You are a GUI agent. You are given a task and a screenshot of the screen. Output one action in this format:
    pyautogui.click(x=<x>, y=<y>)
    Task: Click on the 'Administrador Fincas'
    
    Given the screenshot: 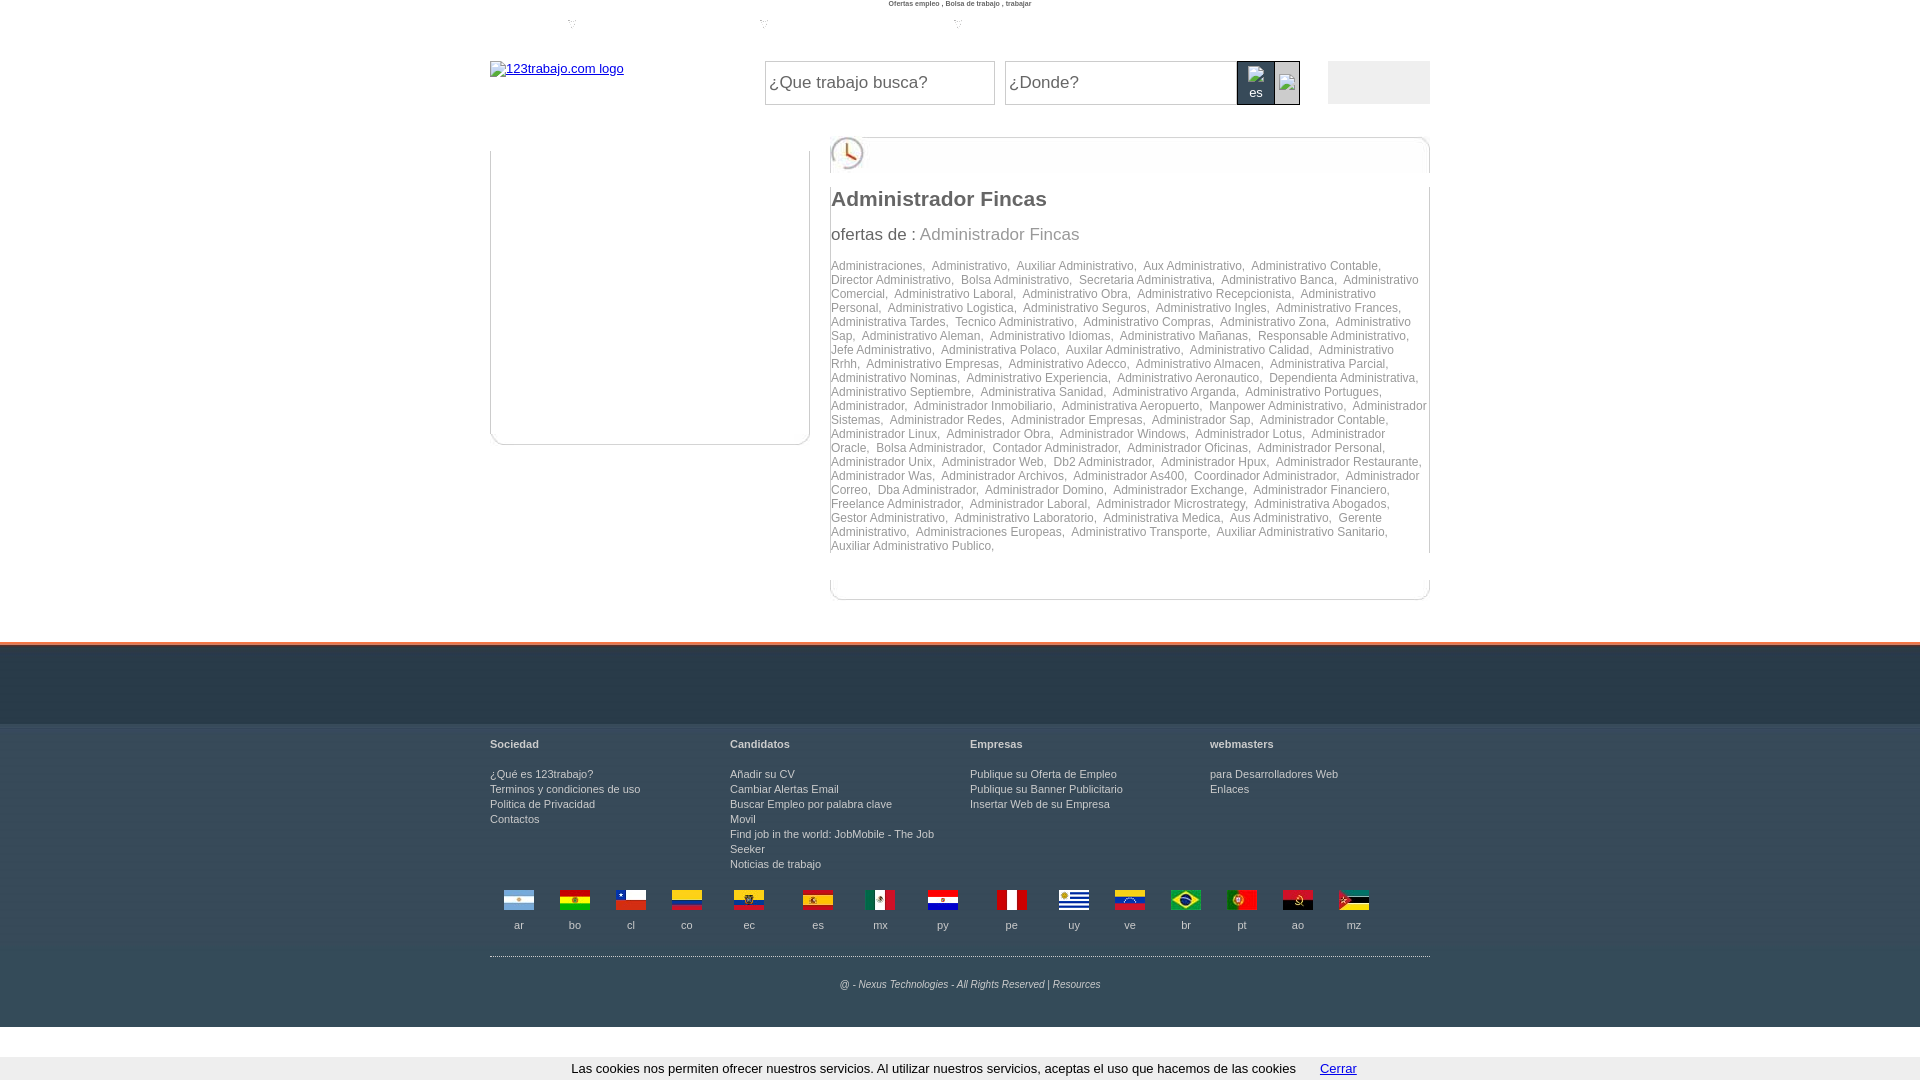 What is the action you would take?
    pyautogui.click(x=999, y=233)
    